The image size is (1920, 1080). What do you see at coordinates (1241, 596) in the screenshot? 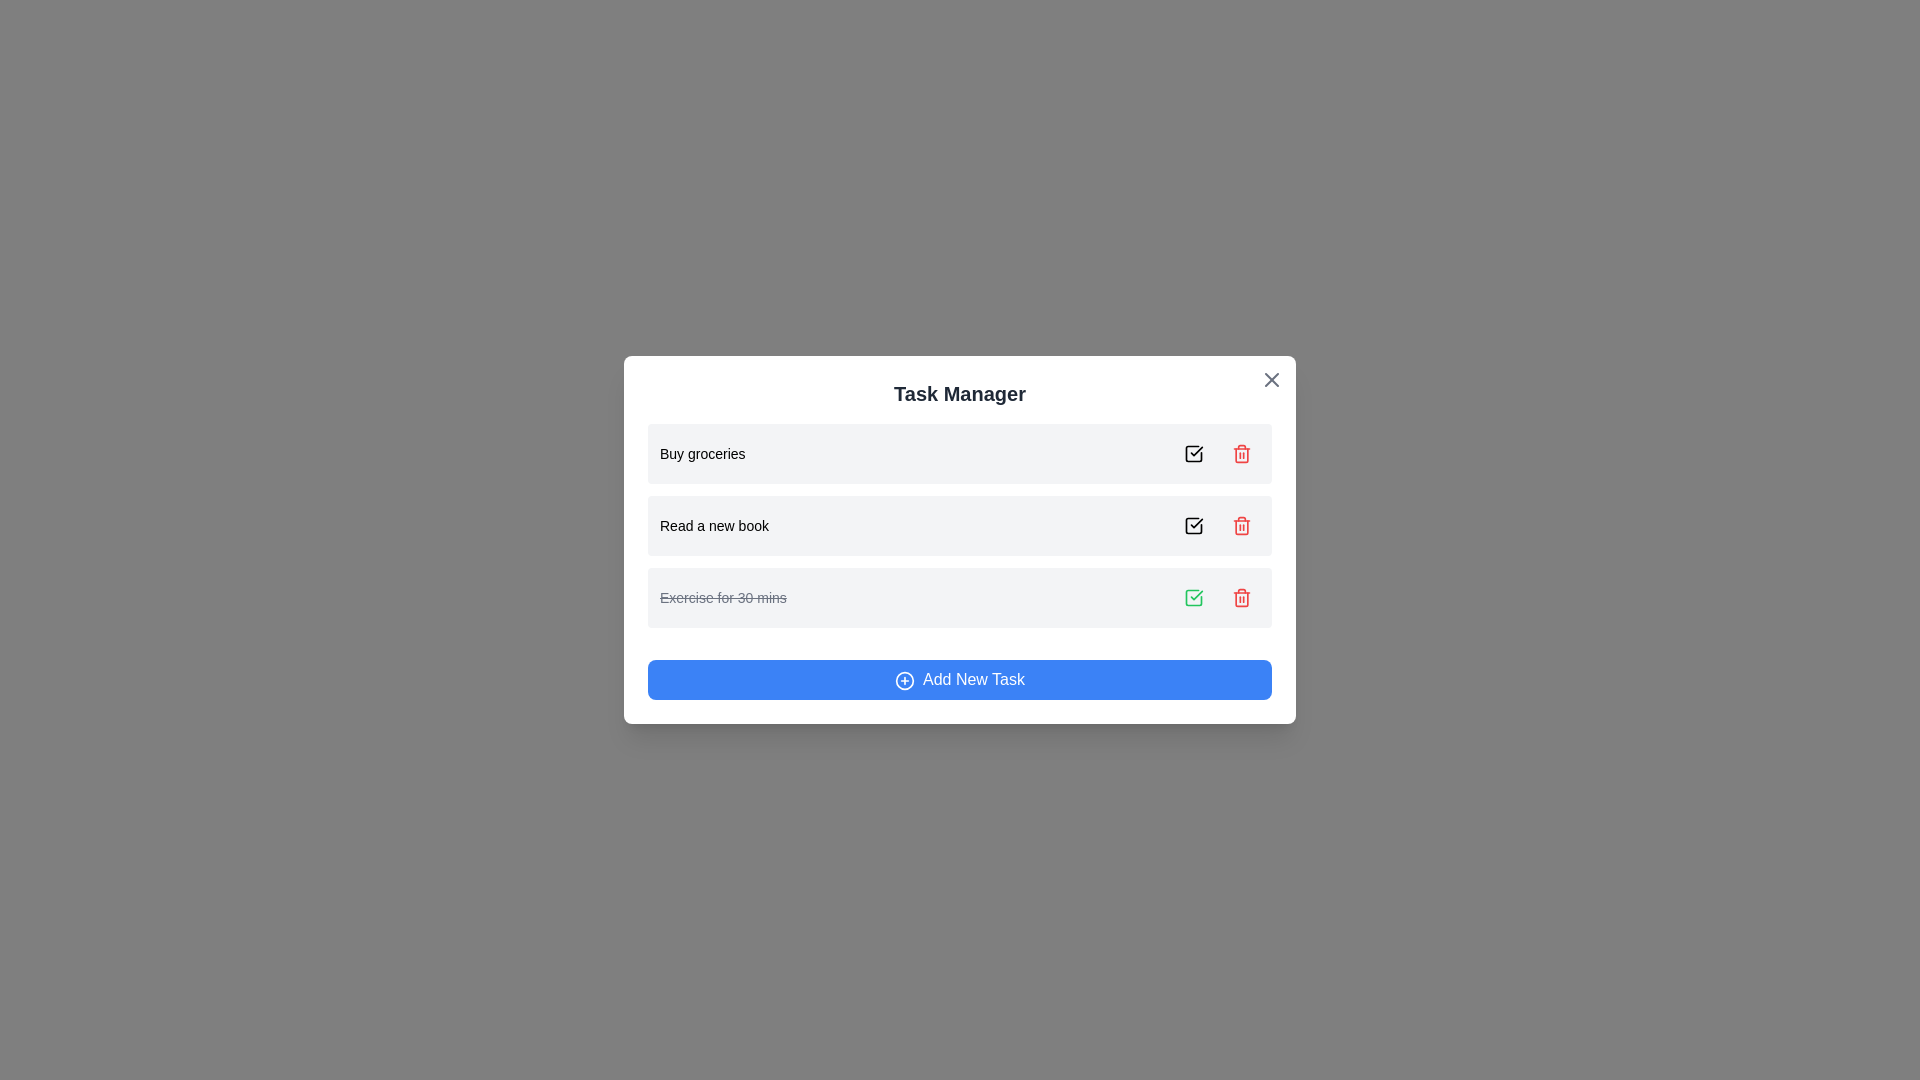
I see `the delete button located at the rightmost position in the horizontal row of interactive elements` at bounding box center [1241, 596].